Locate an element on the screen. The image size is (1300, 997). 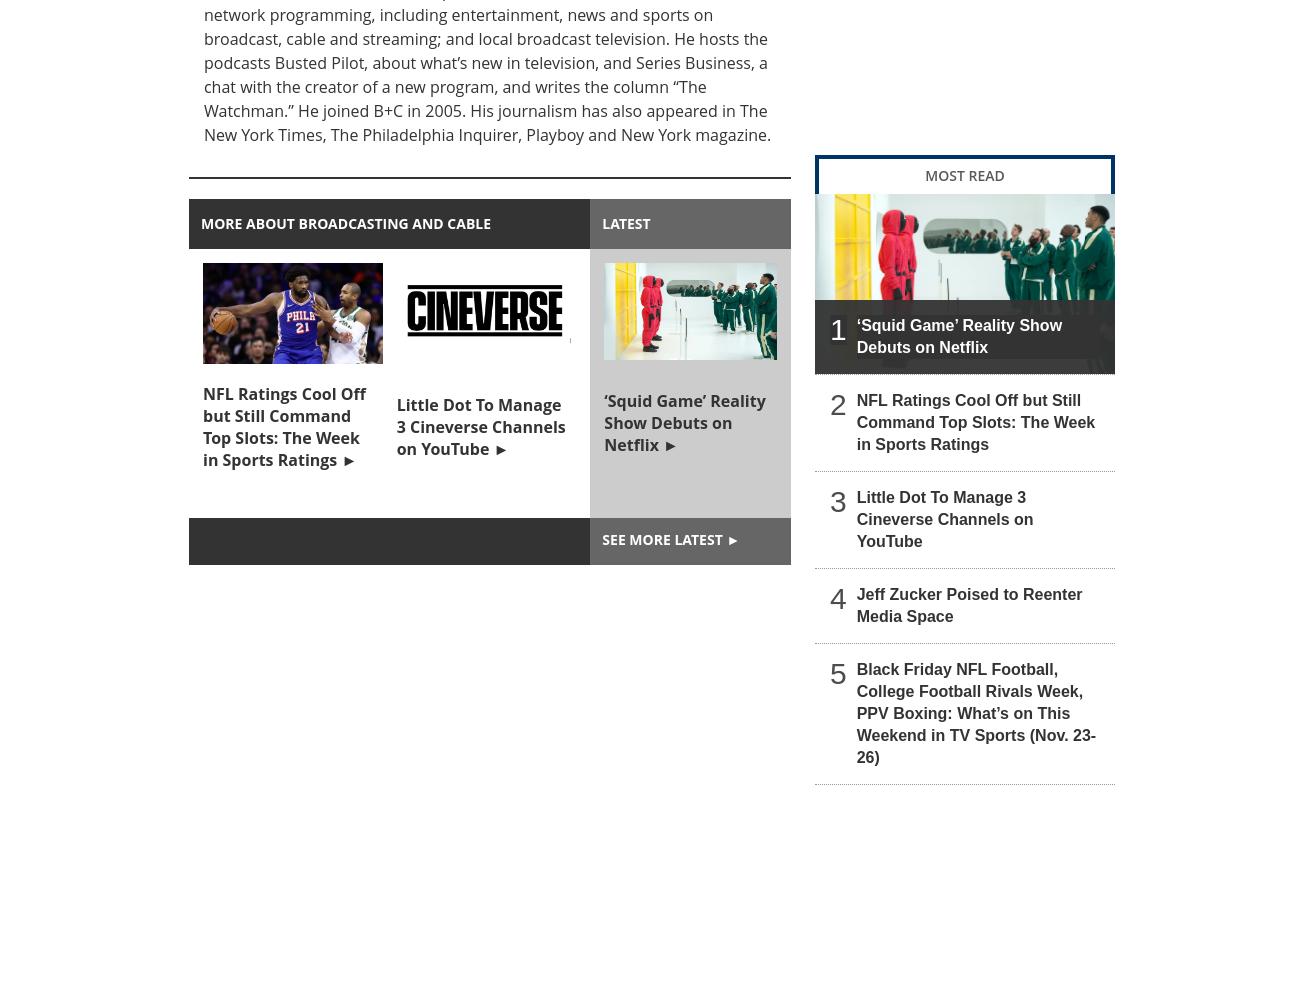
'2' is located at coordinates (837, 403).